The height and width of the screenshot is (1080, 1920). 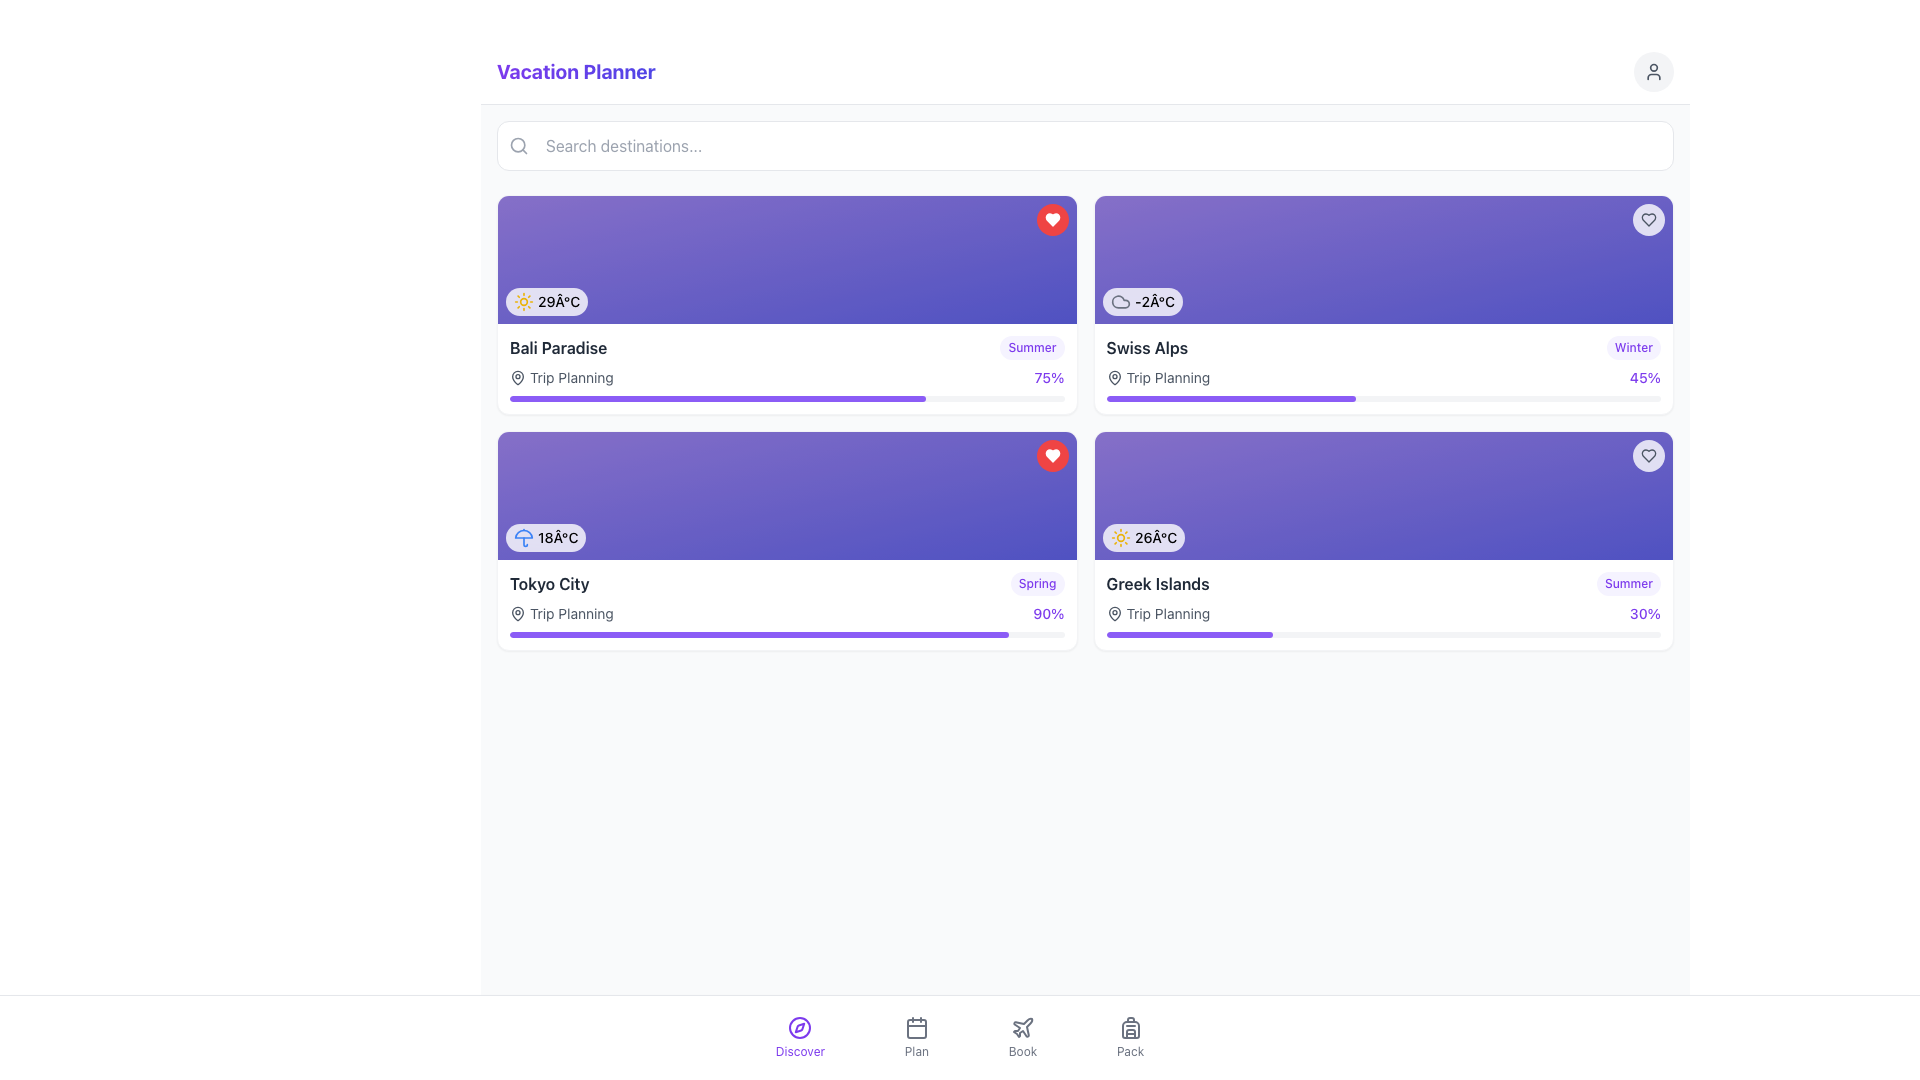 What do you see at coordinates (1120, 536) in the screenshot?
I see `the sun icon indicating sunny weather conditions, located next to the temperature display of '26Â°C.'` at bounding box center [1120, 536].